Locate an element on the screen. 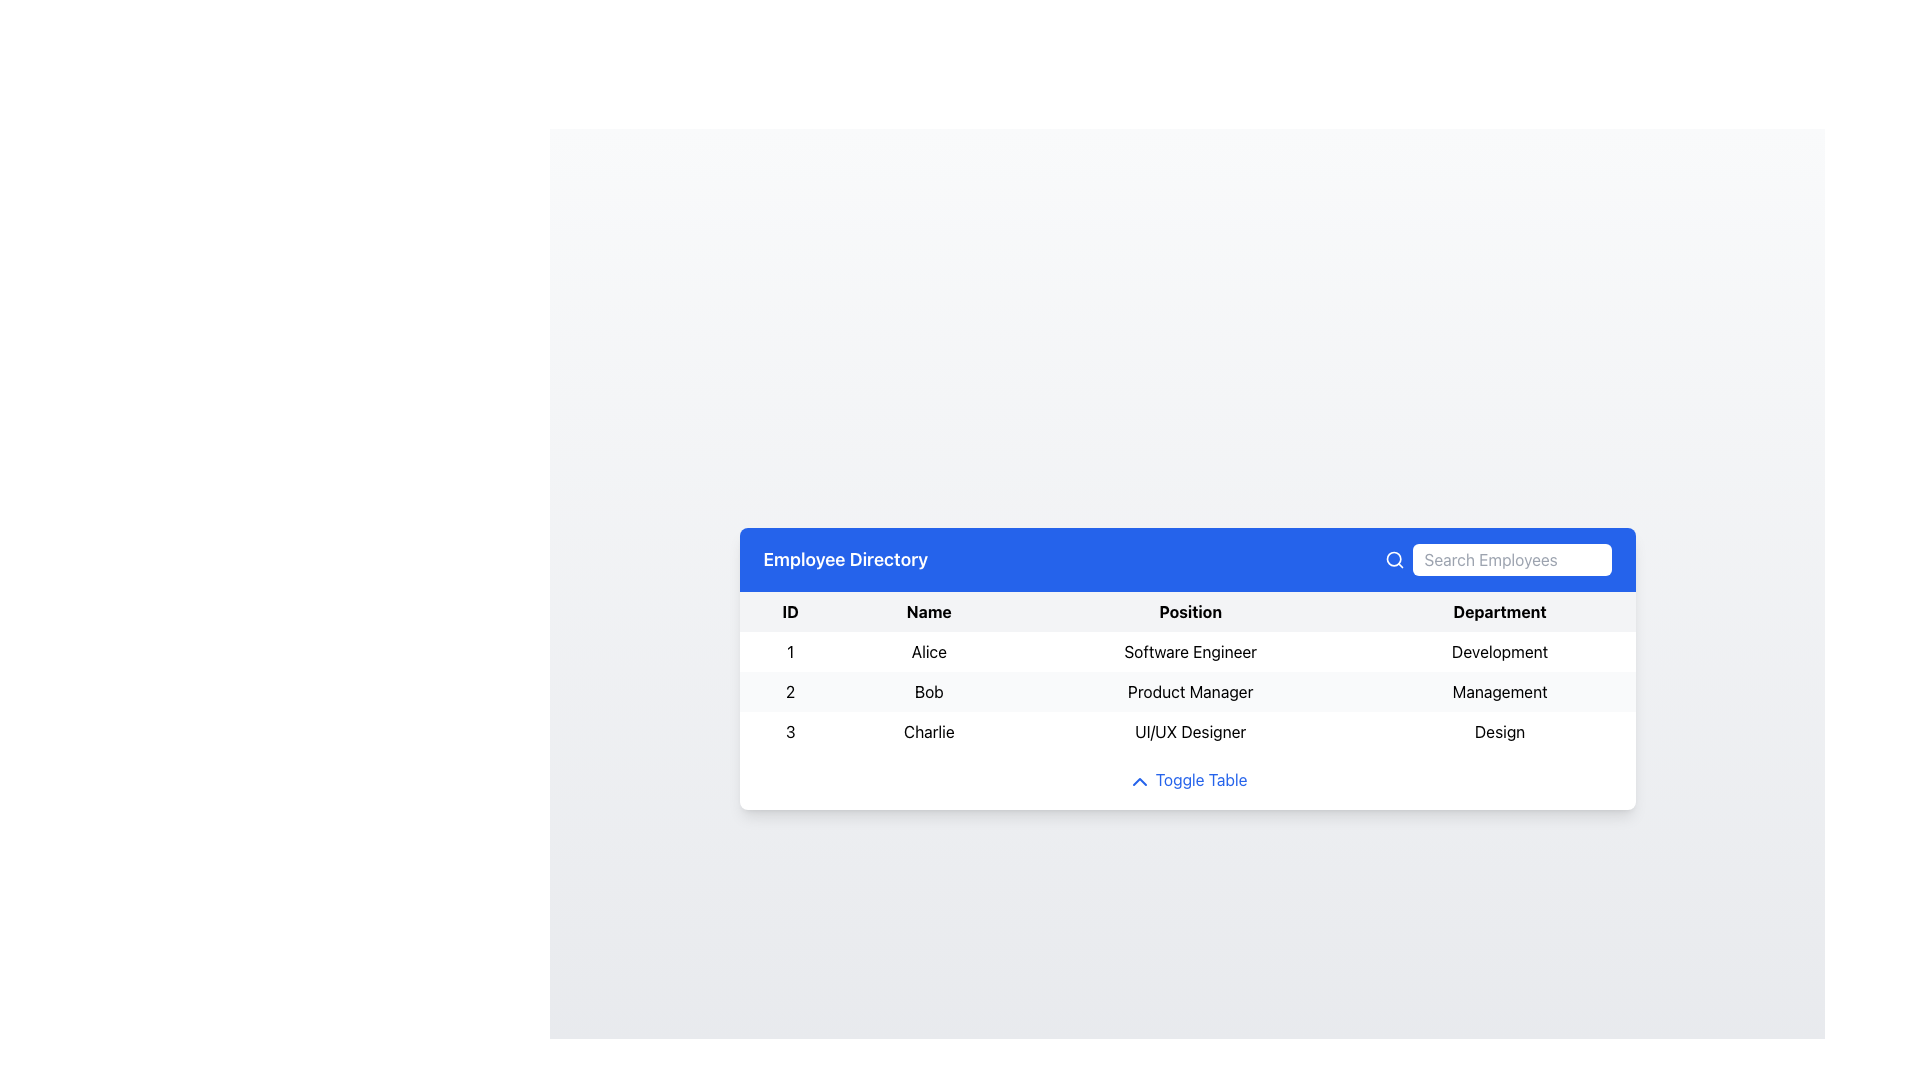 The image size is (1920, 1080). the 'Position' text label in the header row of the table, which is written in bold black font against a white background, located between the 'Name' and 'Department' columns is located at coordinates (1190, 611).